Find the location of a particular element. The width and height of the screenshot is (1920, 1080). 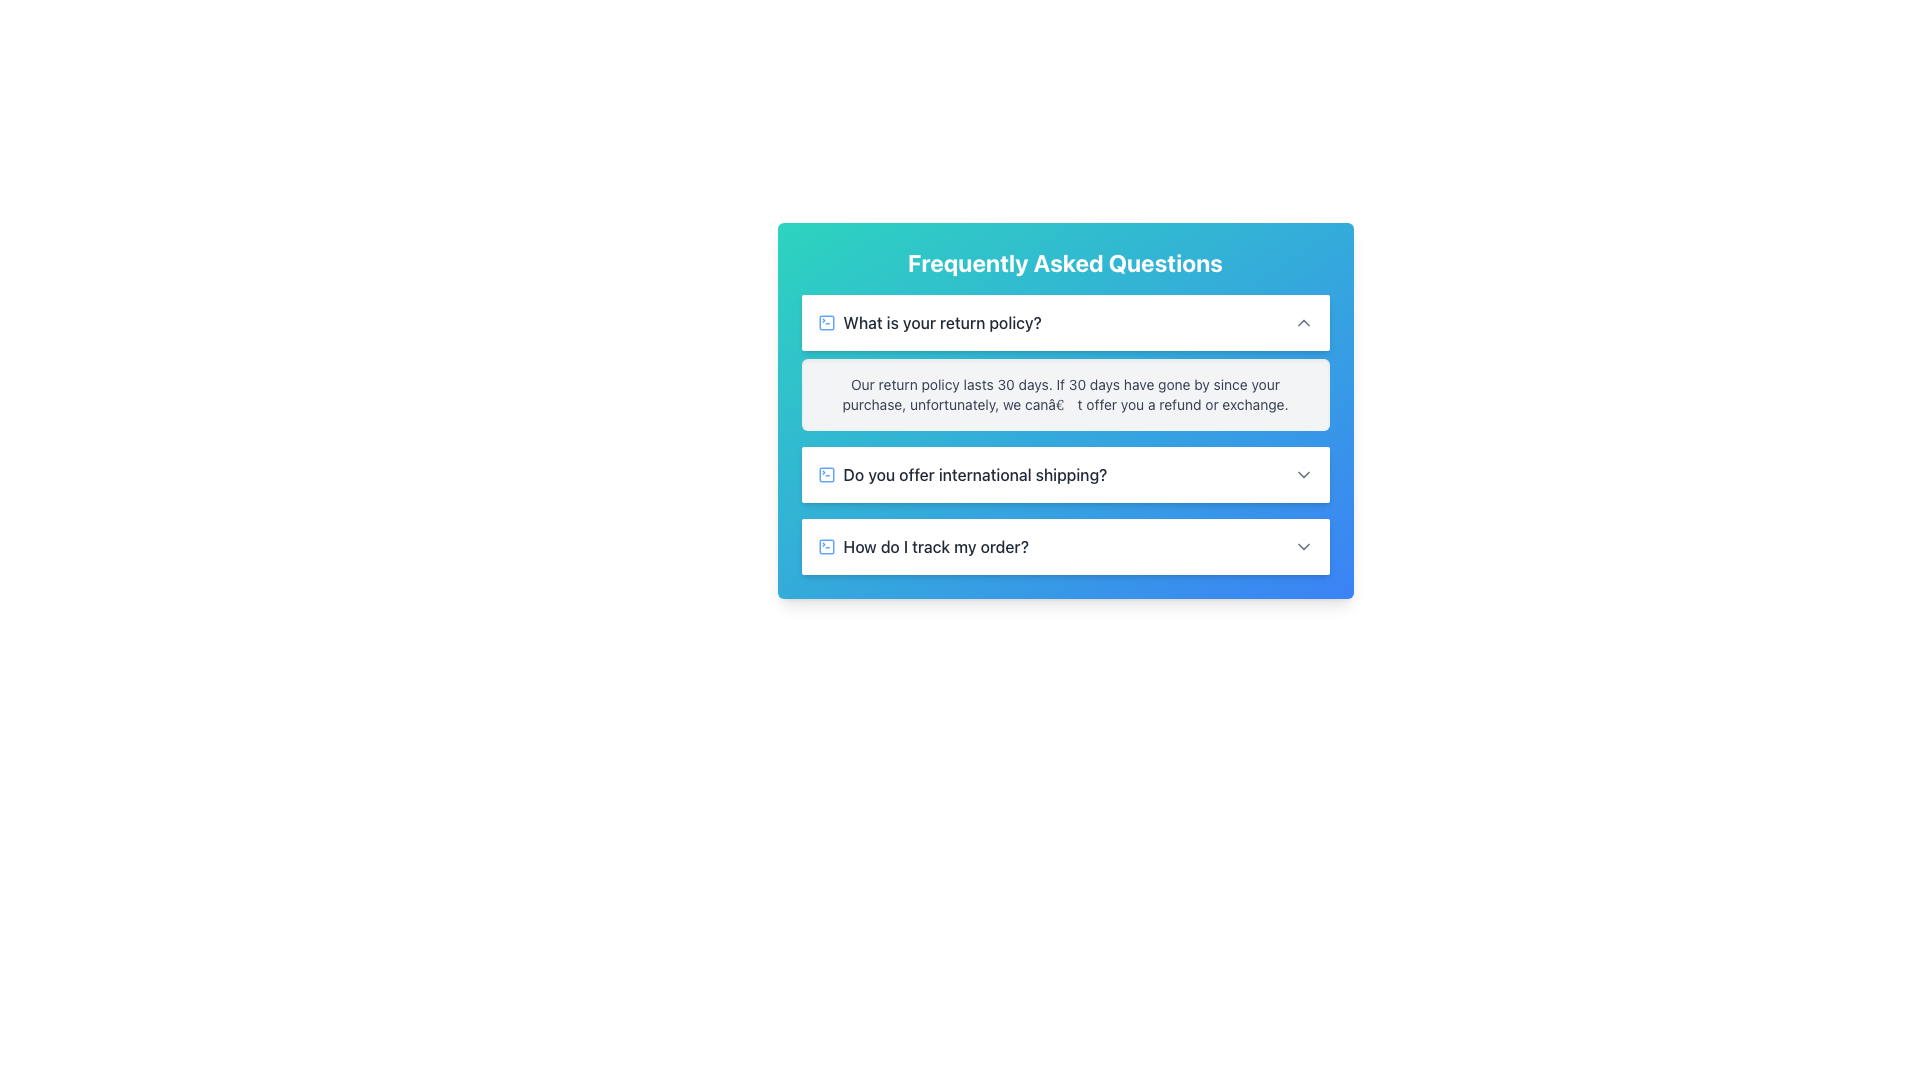

the FAQ Title Row element labeled 'What is your return policy?' is located at coordinates (928, 322).